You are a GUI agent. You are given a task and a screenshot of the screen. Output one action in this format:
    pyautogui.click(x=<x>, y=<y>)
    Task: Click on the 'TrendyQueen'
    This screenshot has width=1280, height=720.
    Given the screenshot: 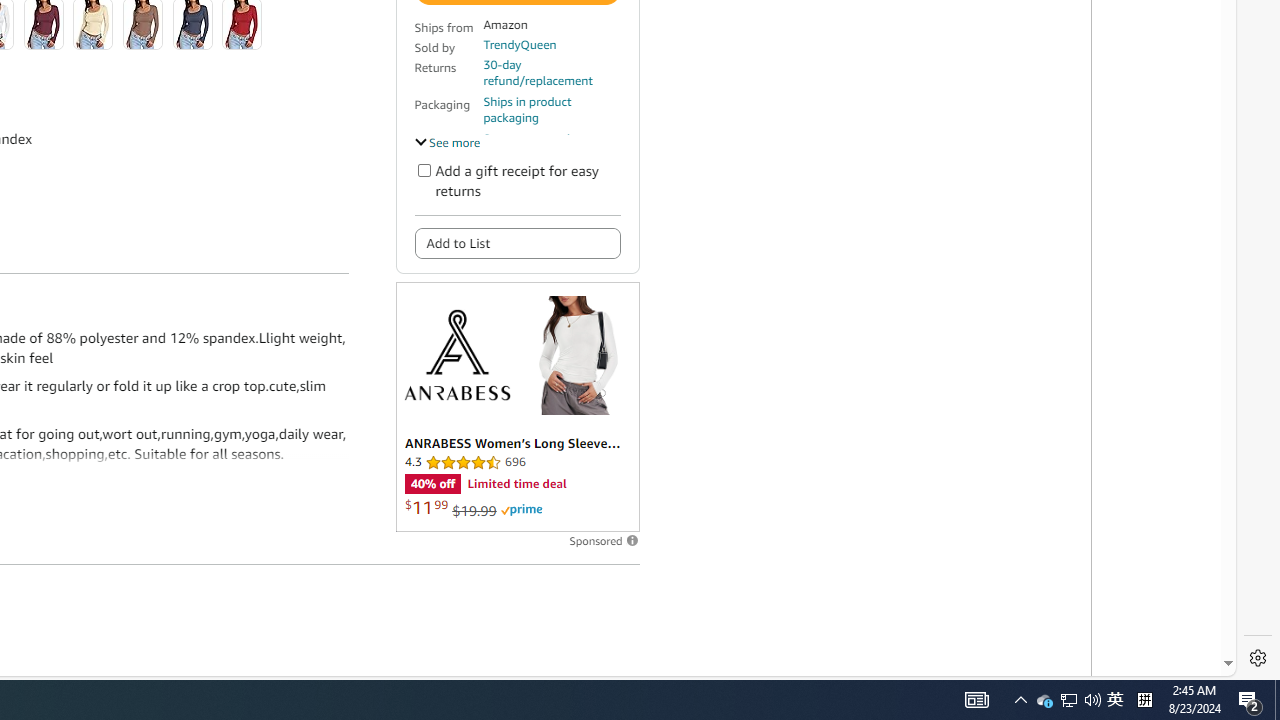 What is the action you would take?
    pyautogui.click(x=519, y=44)
    